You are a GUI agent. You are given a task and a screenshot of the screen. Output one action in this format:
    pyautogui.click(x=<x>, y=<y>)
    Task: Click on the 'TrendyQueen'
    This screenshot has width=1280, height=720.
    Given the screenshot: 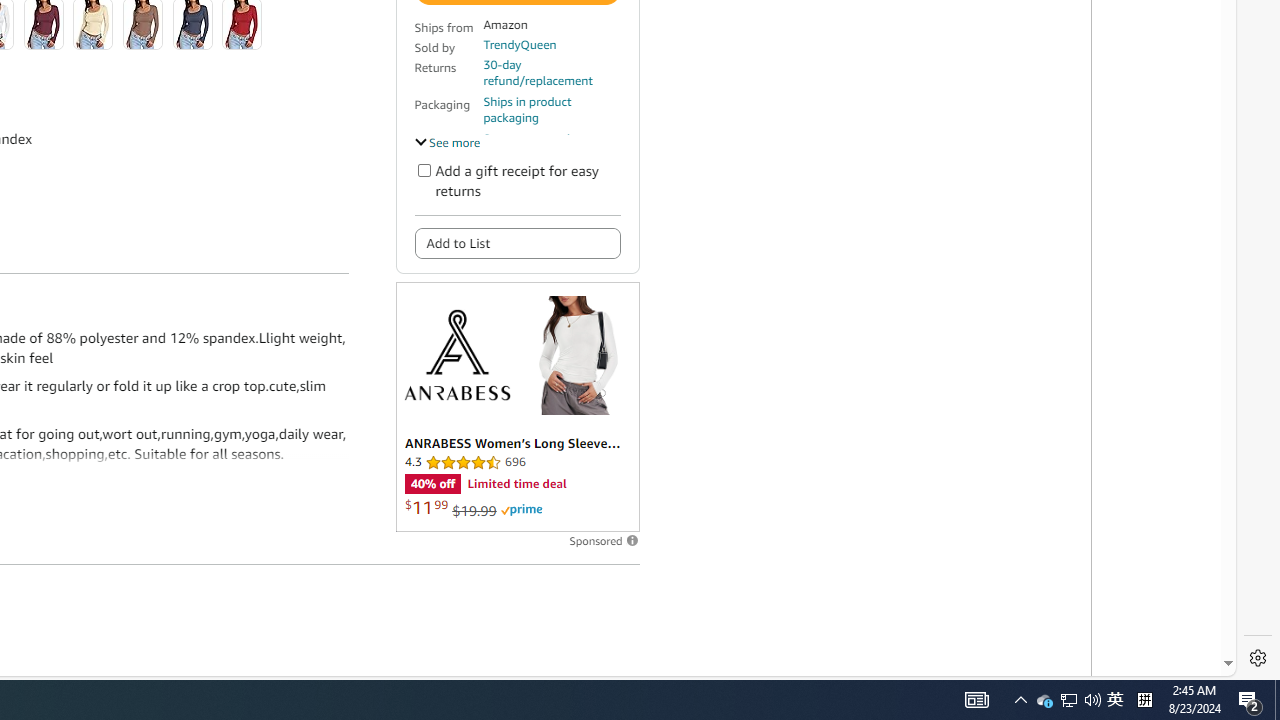 What is the action you would take?
    pyautogui.click(x=519, y=44)
    